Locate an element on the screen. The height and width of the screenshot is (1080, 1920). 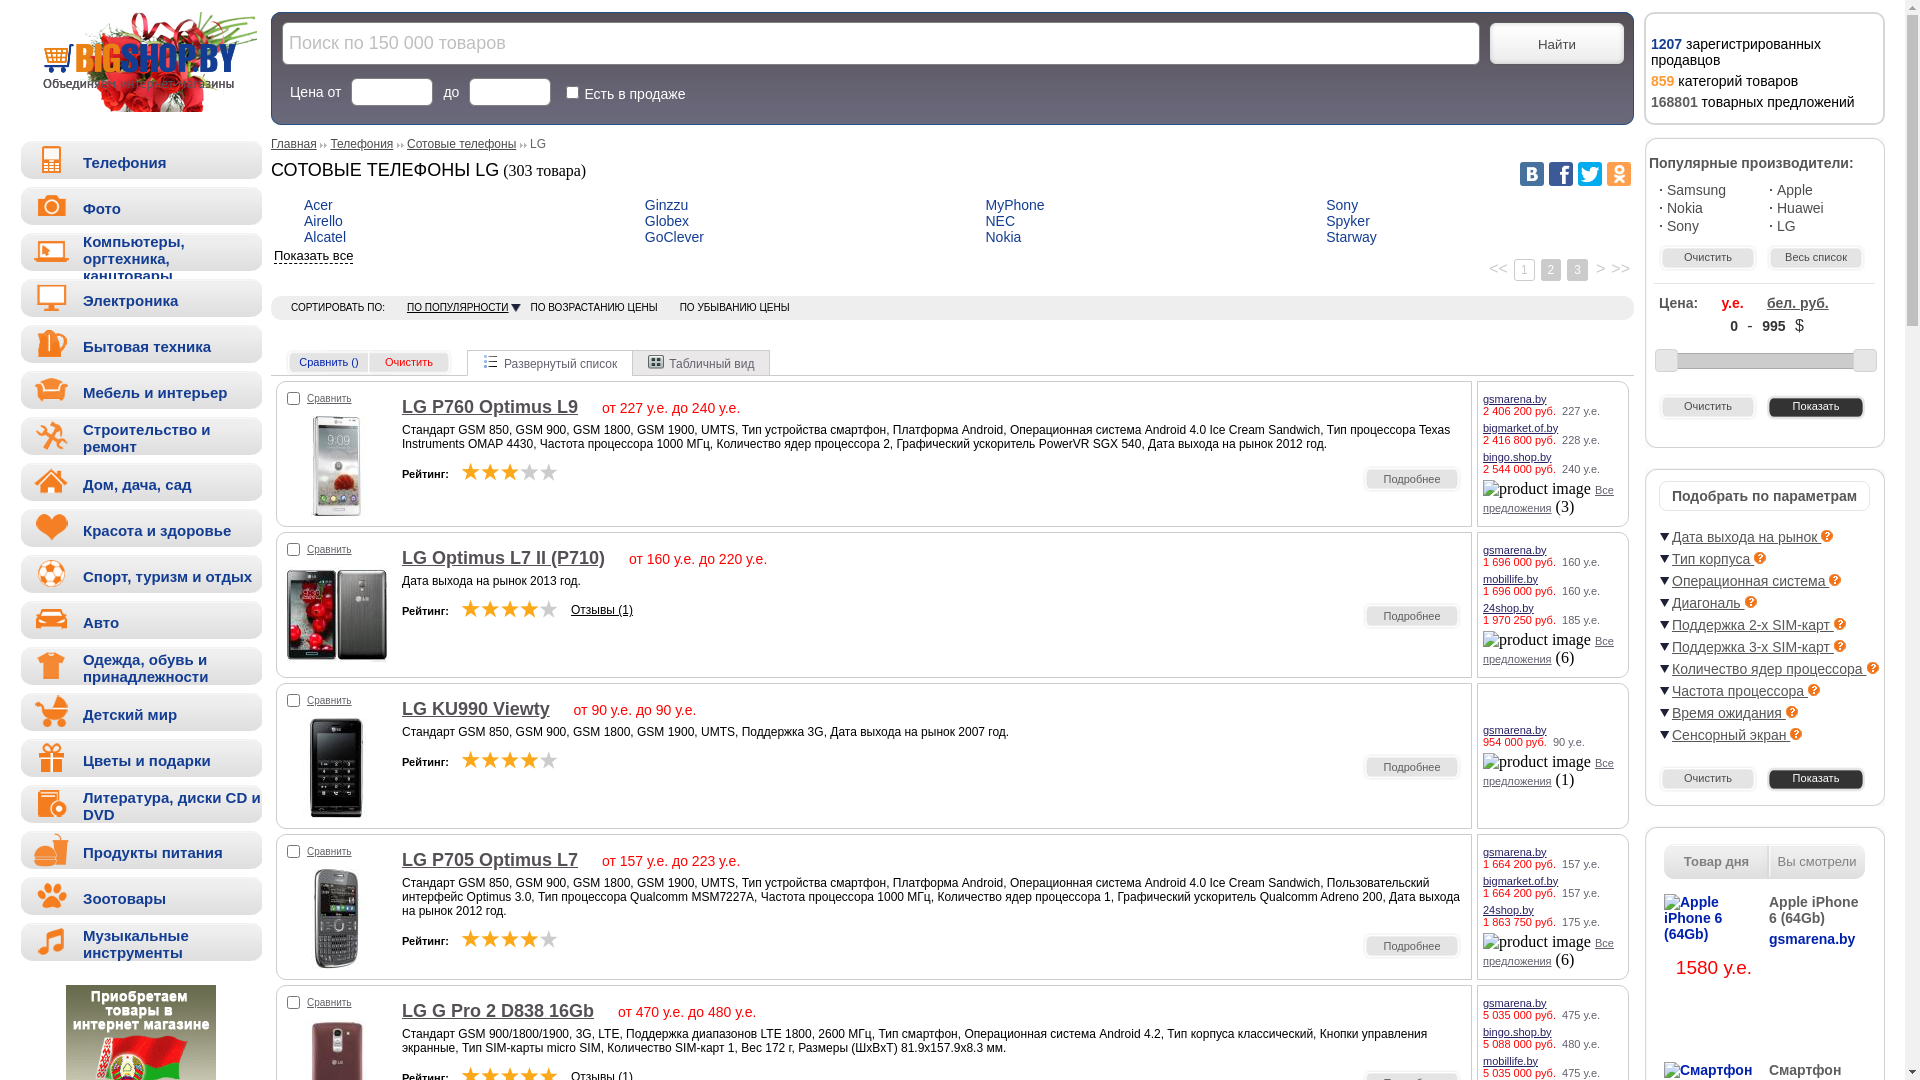
'Twitter' is located at coordinates (1588, 172).